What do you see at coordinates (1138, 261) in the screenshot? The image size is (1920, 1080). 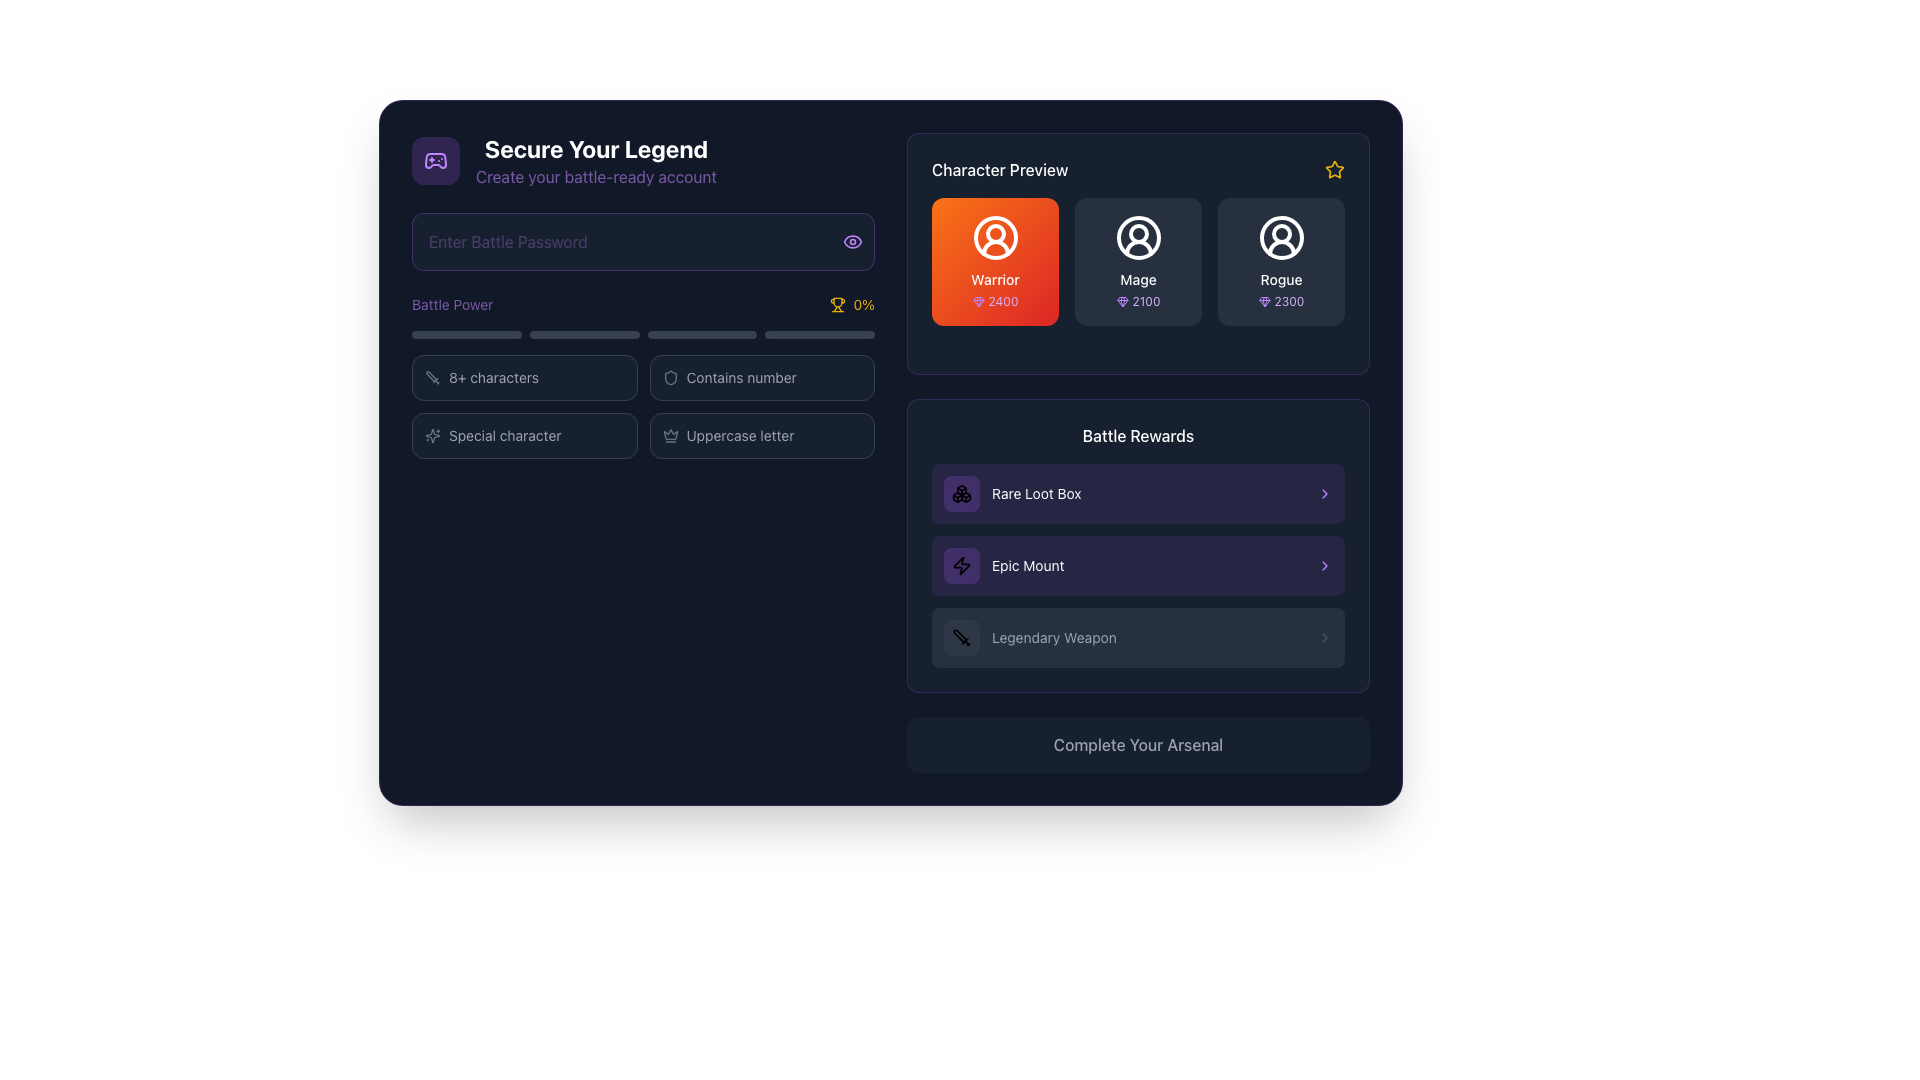 I see `the 'Mage' card` at bounding box center [1138, 261].